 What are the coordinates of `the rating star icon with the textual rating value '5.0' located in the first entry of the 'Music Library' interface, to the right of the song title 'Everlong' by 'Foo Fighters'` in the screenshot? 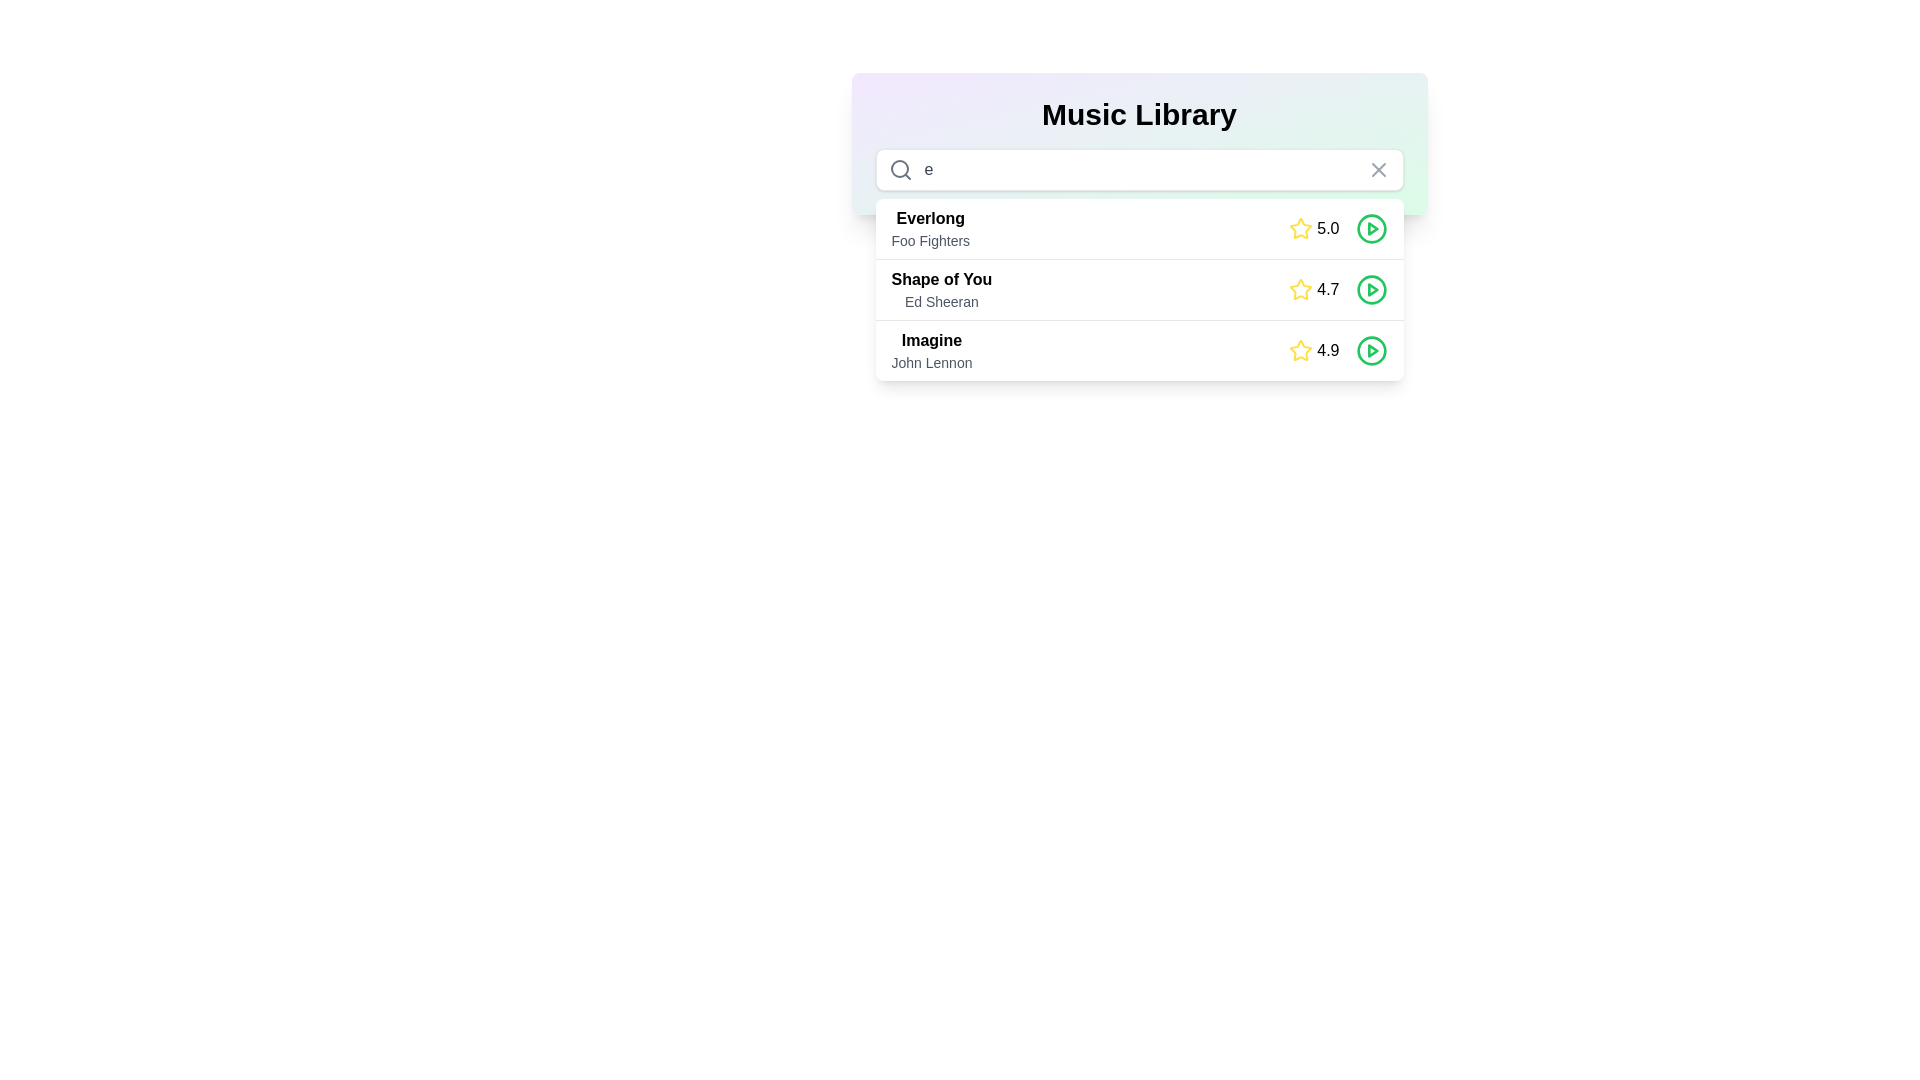 It's located at (1338, 227).